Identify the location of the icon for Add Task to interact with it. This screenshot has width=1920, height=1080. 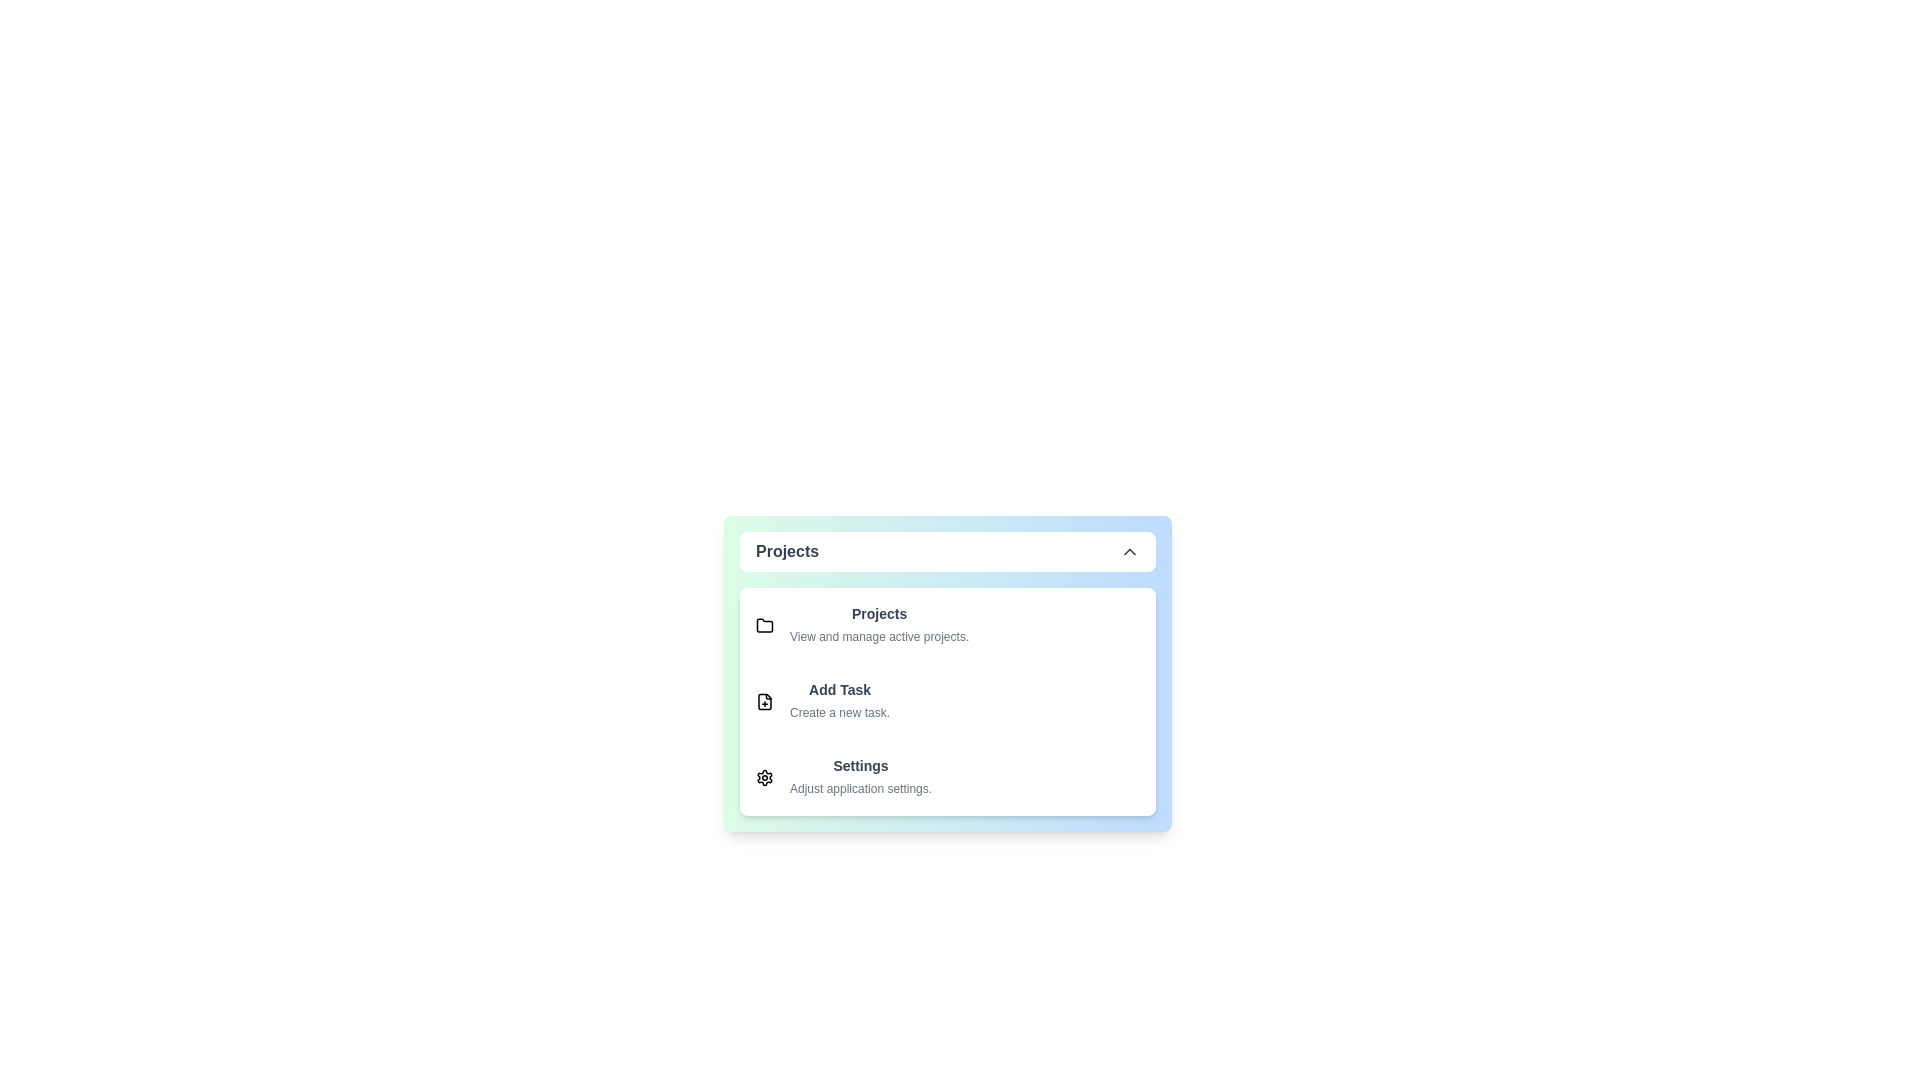
(763, 701).